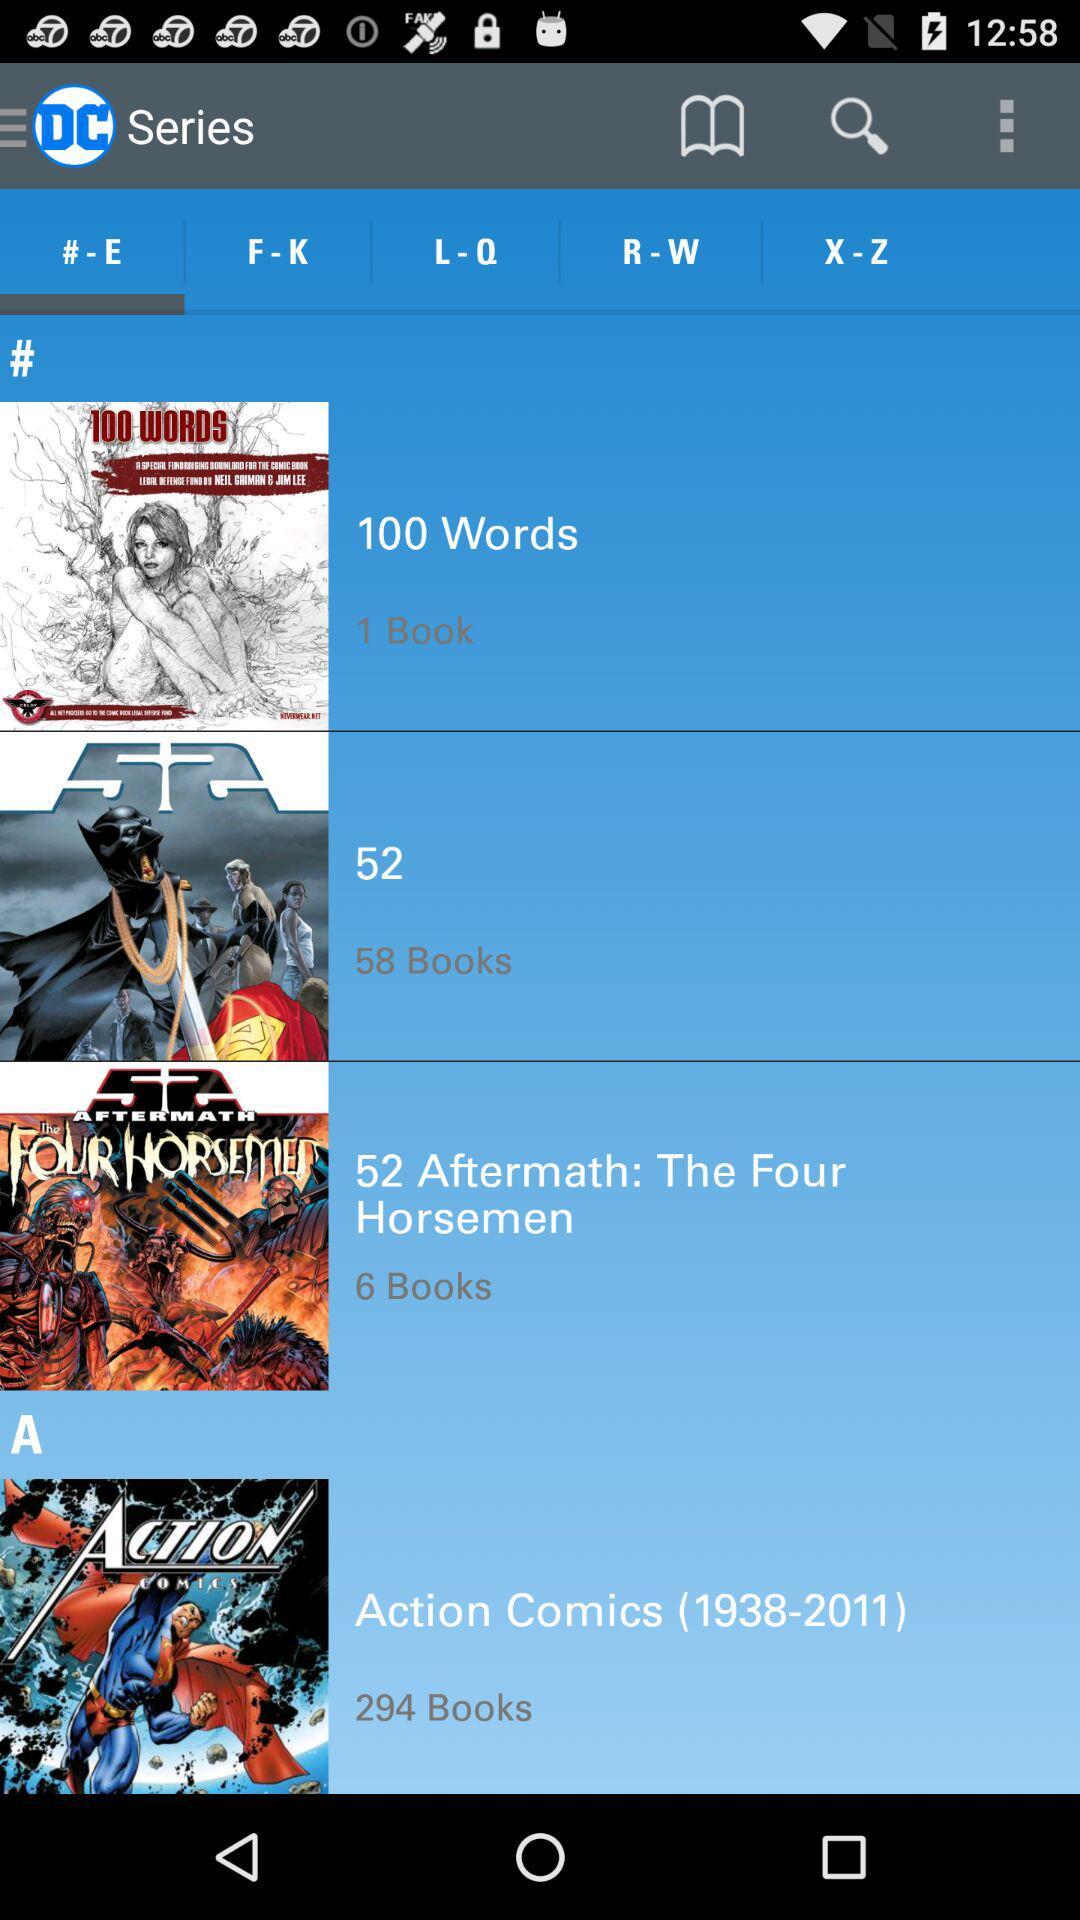  Describe the element at coordinates (855, 251) in the screenshot. I see `the icon to the right of r - w item` at that location.